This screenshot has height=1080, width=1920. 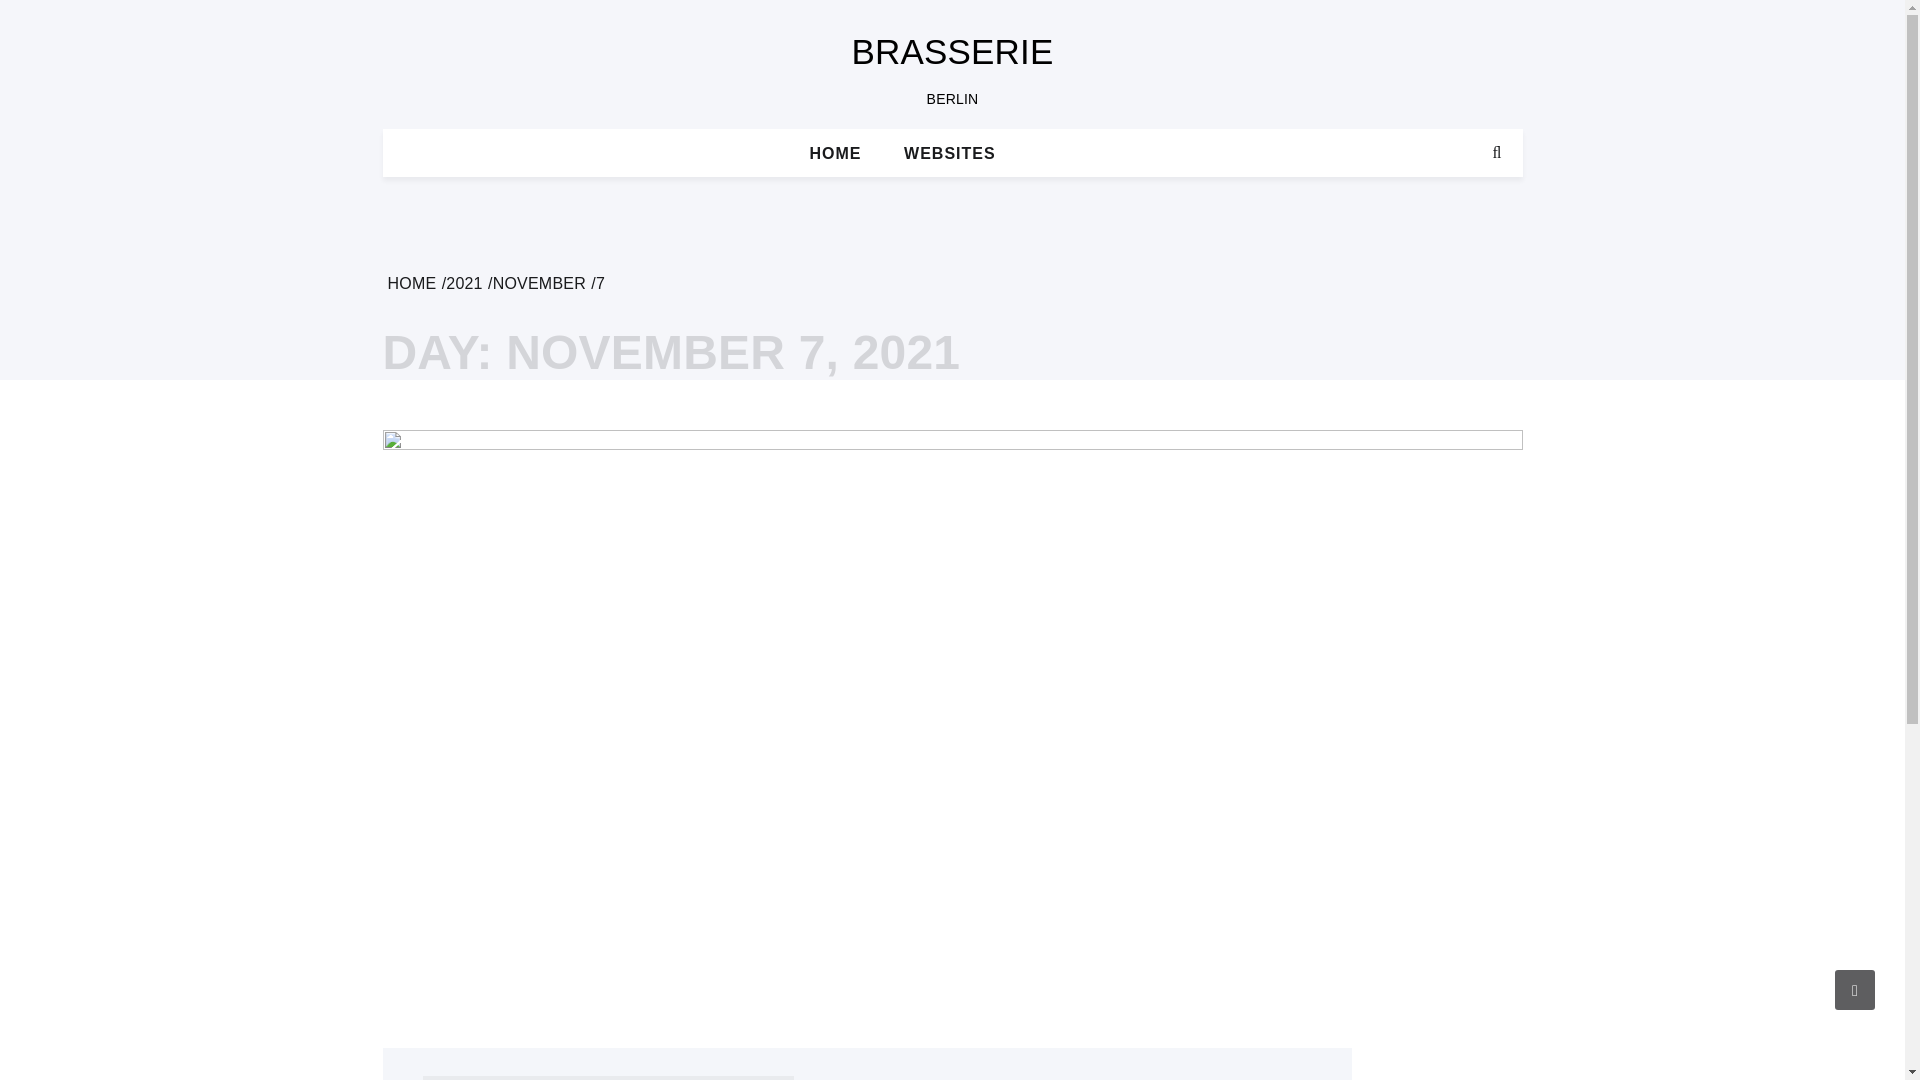 What do you see at coordinates (950, 50) in the screenshot?
I see `'BRASSERIE'` at bounding box center [950, 50].